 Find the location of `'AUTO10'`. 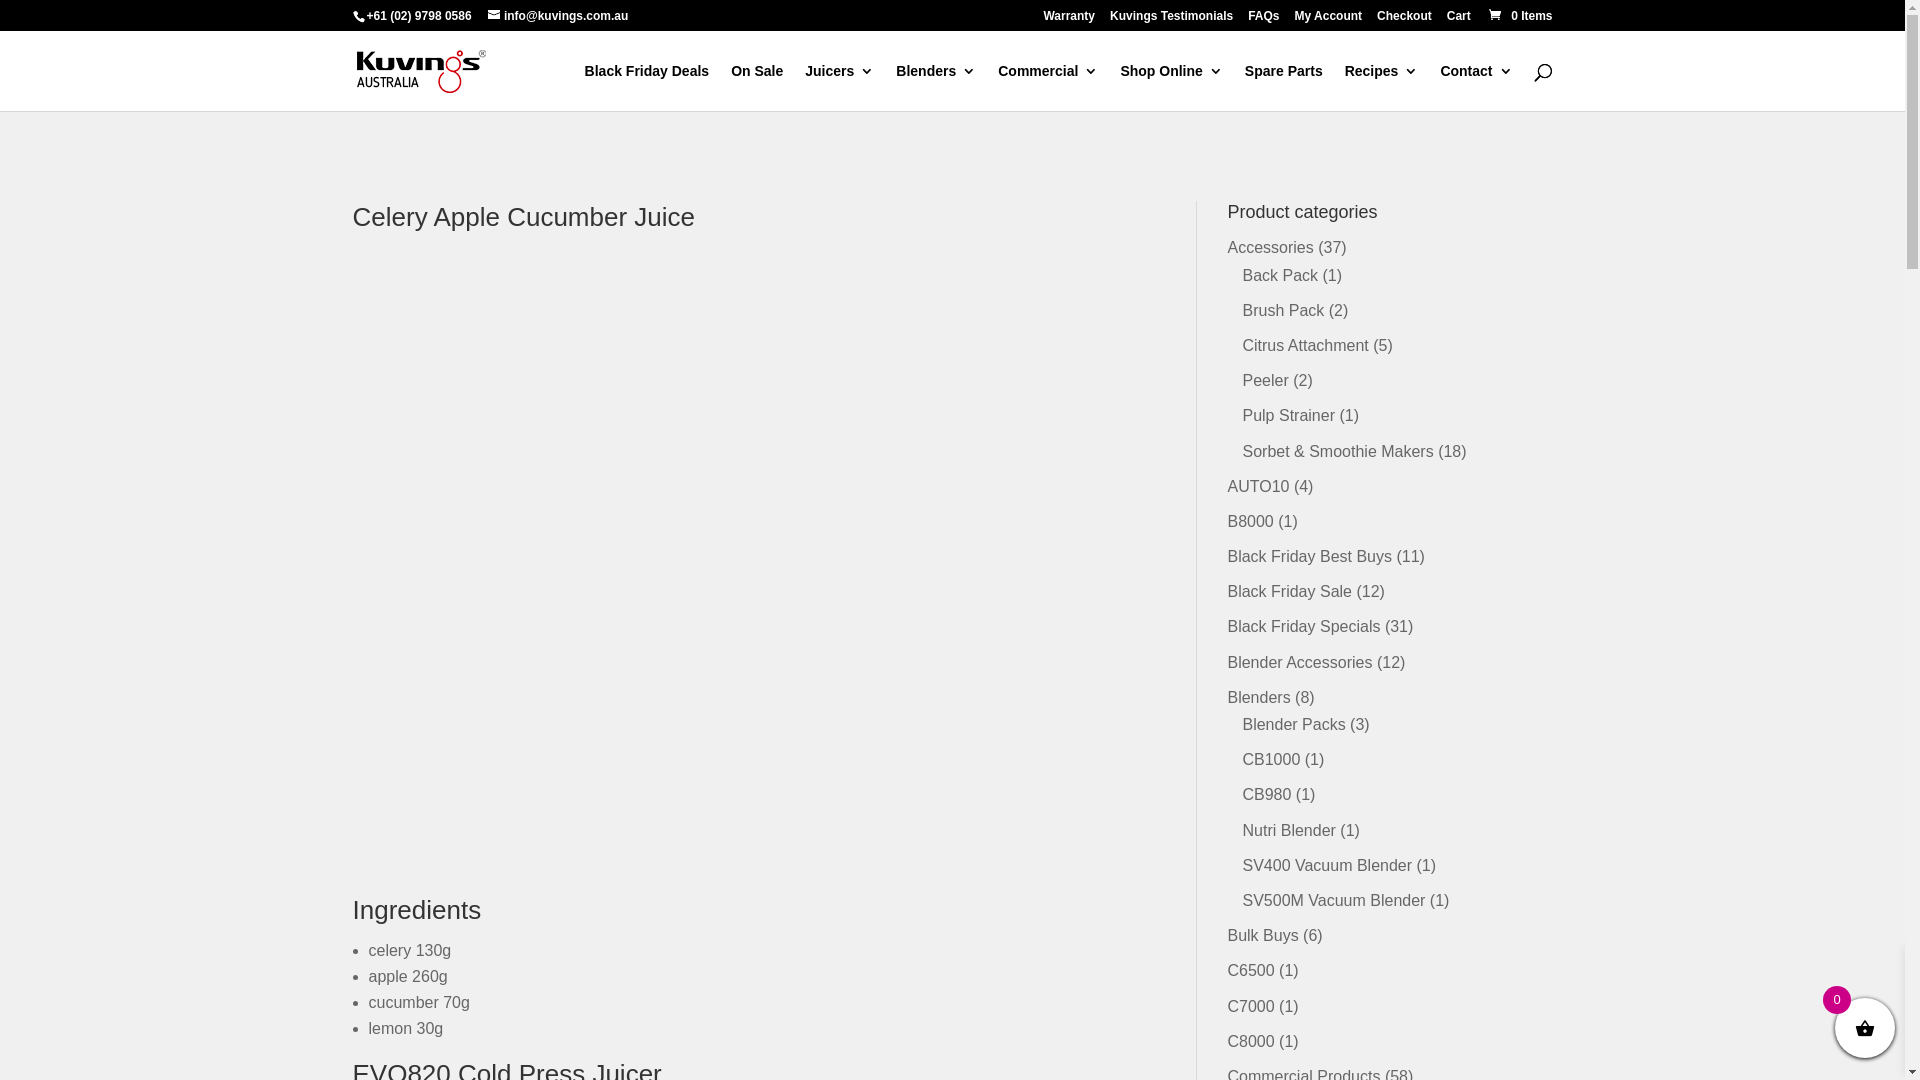

'AUTO10' is located at coordinates (1256, 486).